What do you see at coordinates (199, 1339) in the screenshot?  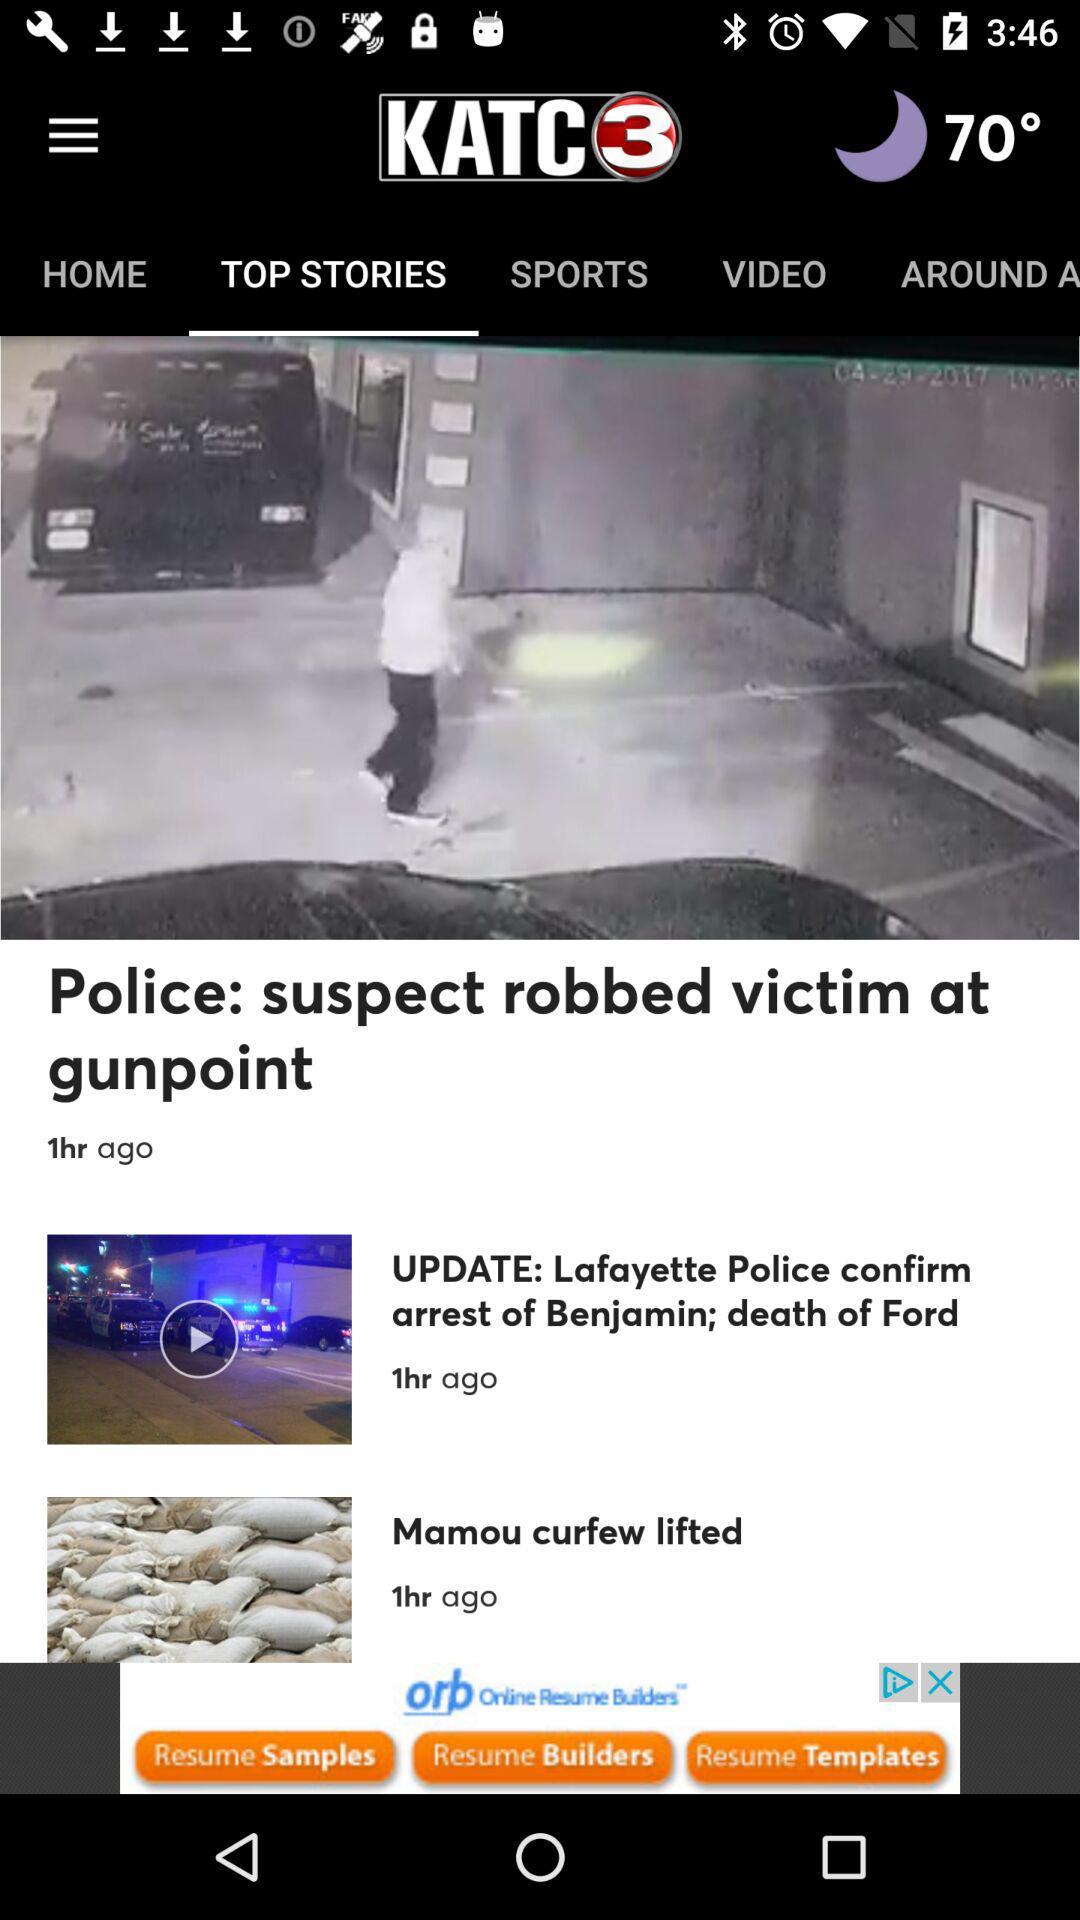 I see `the video left to the text update lafayette police confirm arrest of benjamin death of ford` at bounding box center [199, 1339].